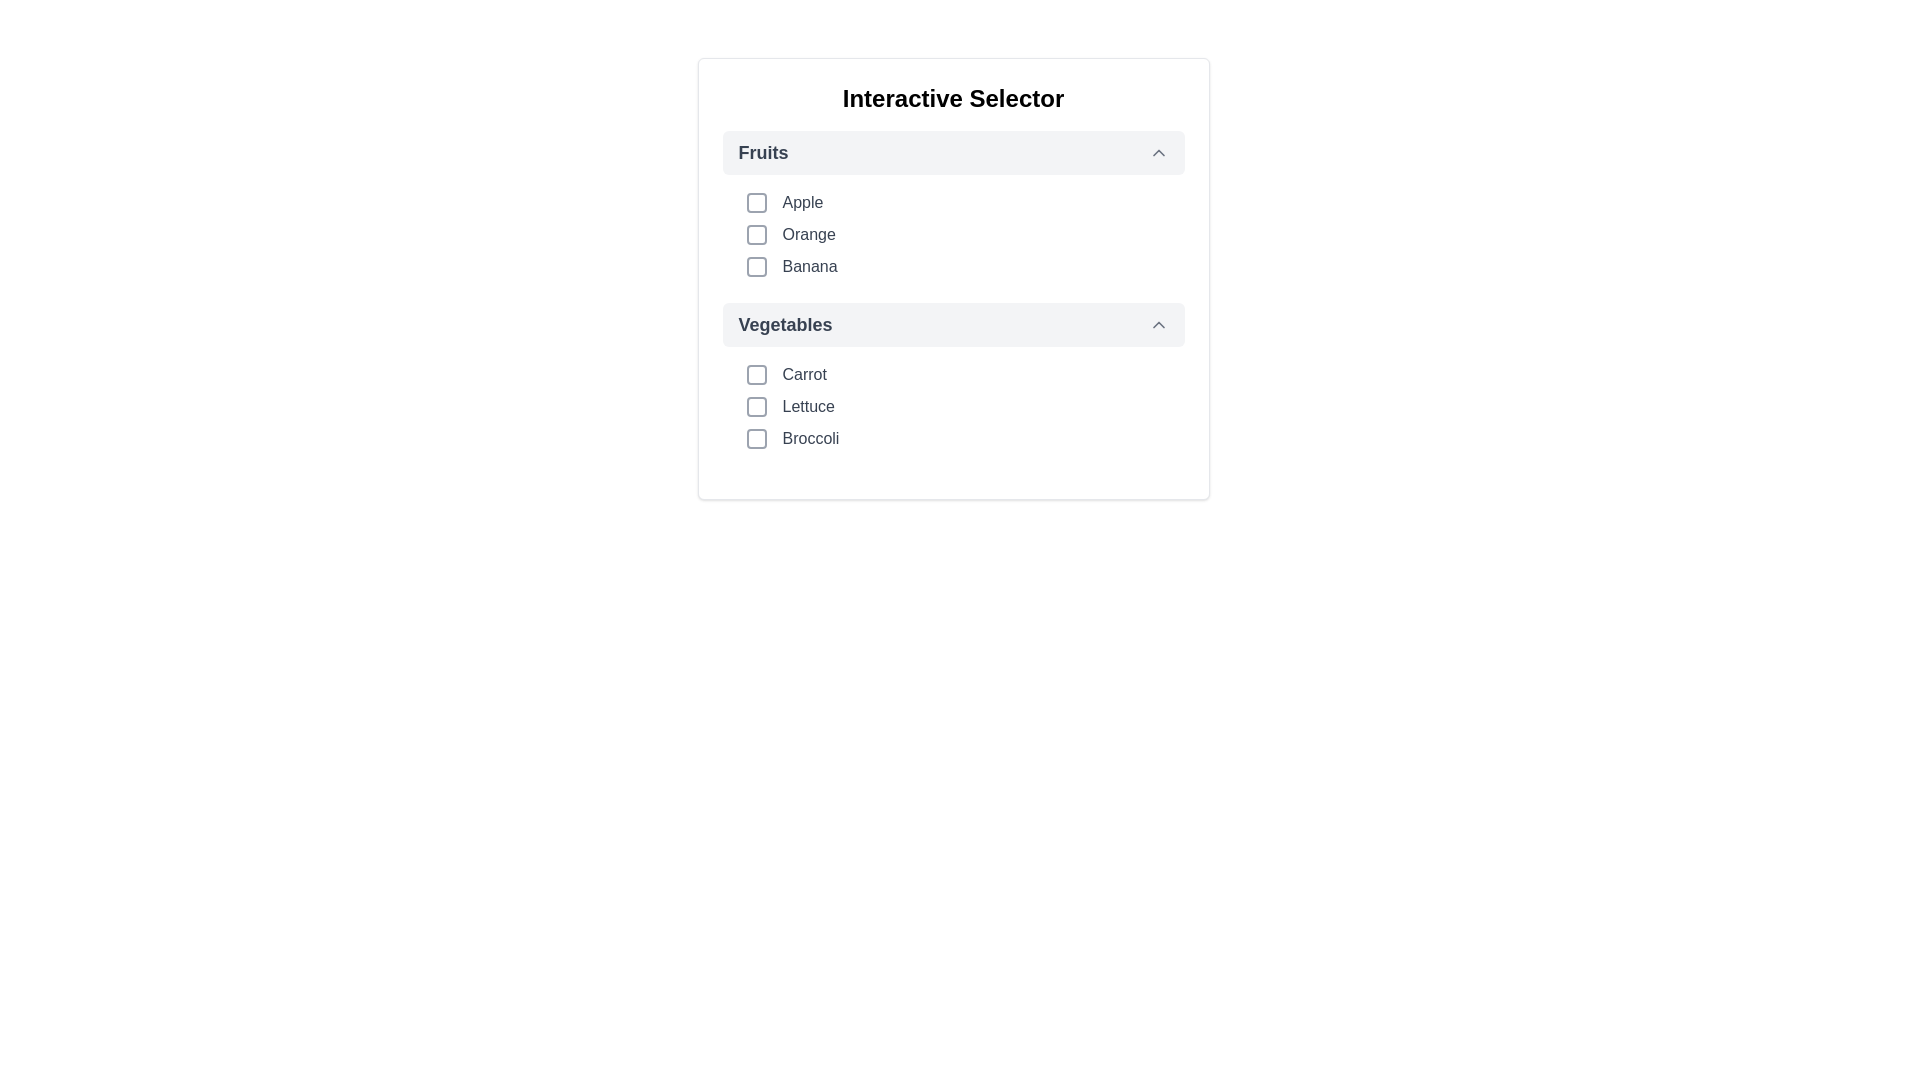  What do you see at coordinates (755, 265) in the screenshot?
I see `the selected checkbox with a gray border and a checkmark icon` at bounding box center [755, 265].